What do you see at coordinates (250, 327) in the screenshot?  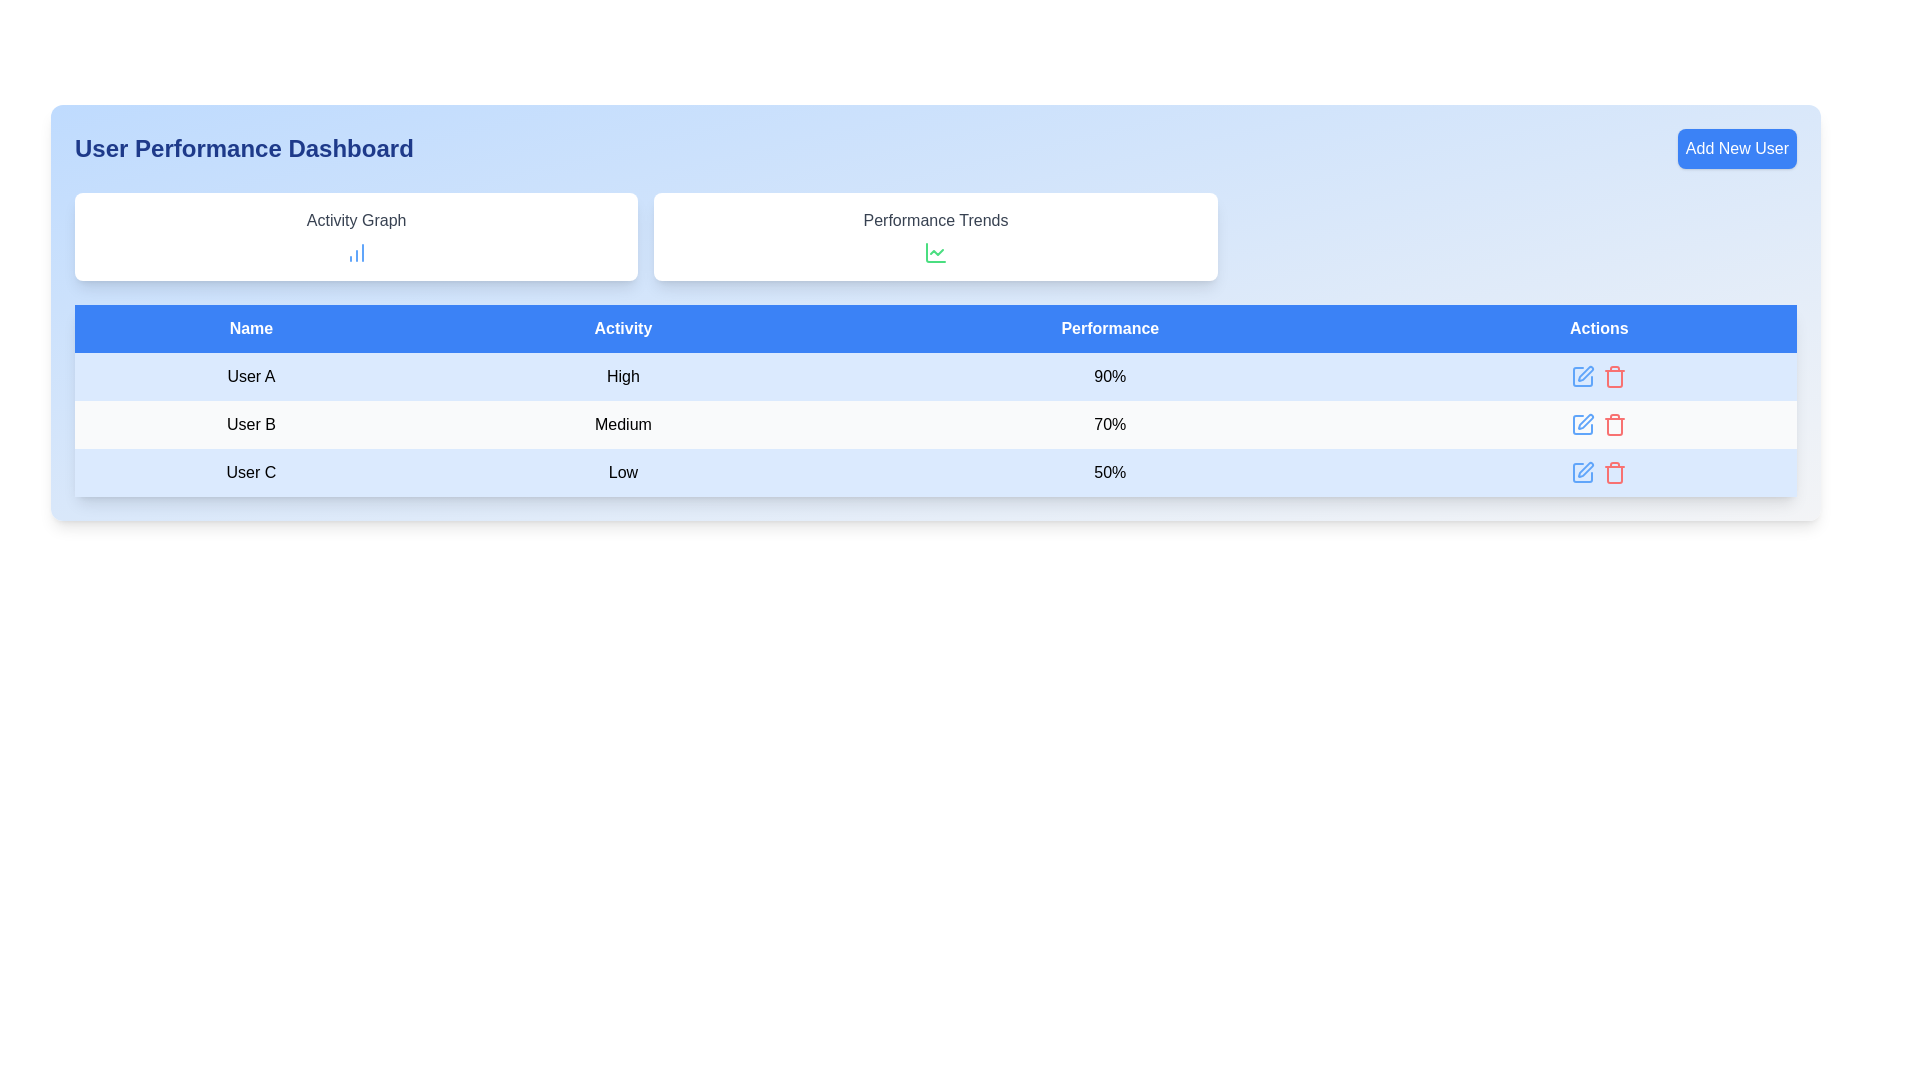 I see `the 'Name' header label in the table, which is the first element in the header row, indicating the user names column` at bounding box center [250, 327].